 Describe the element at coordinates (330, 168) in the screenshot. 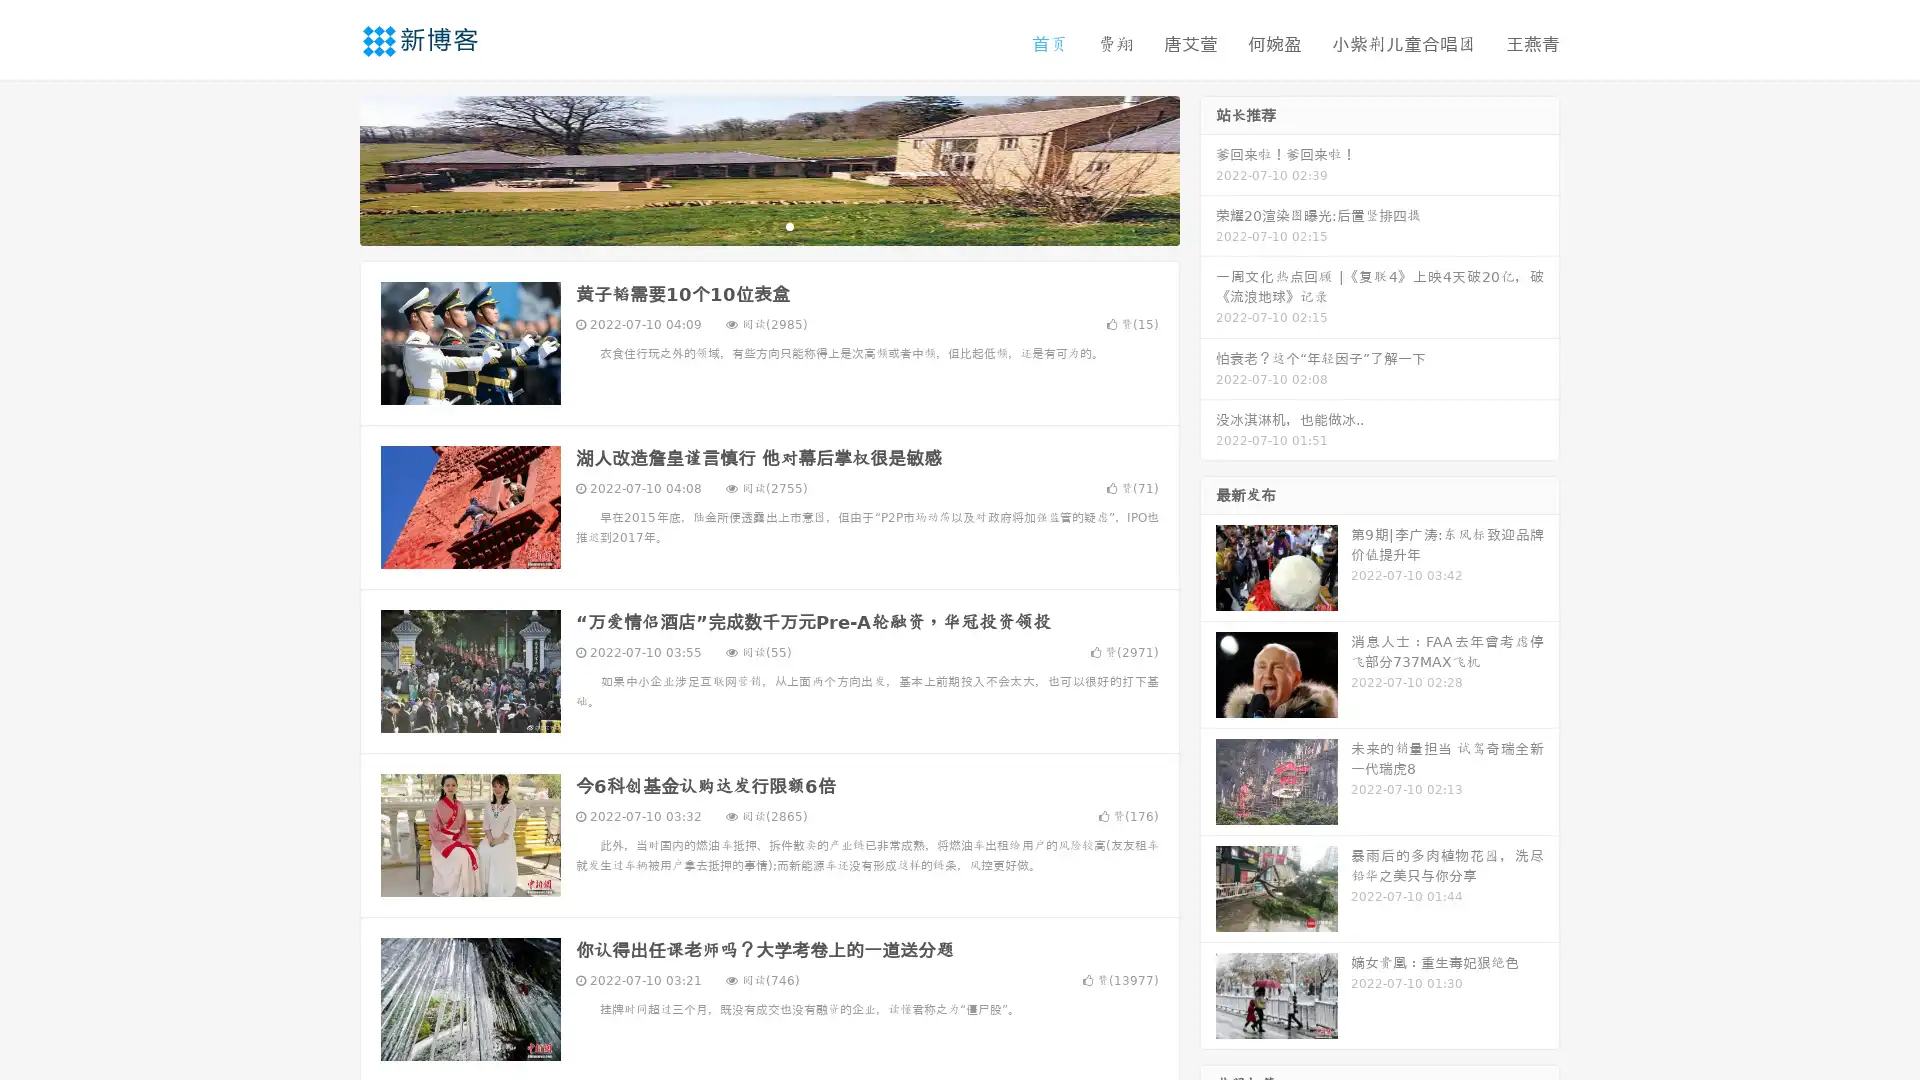

I see `Previous slide` at that location.